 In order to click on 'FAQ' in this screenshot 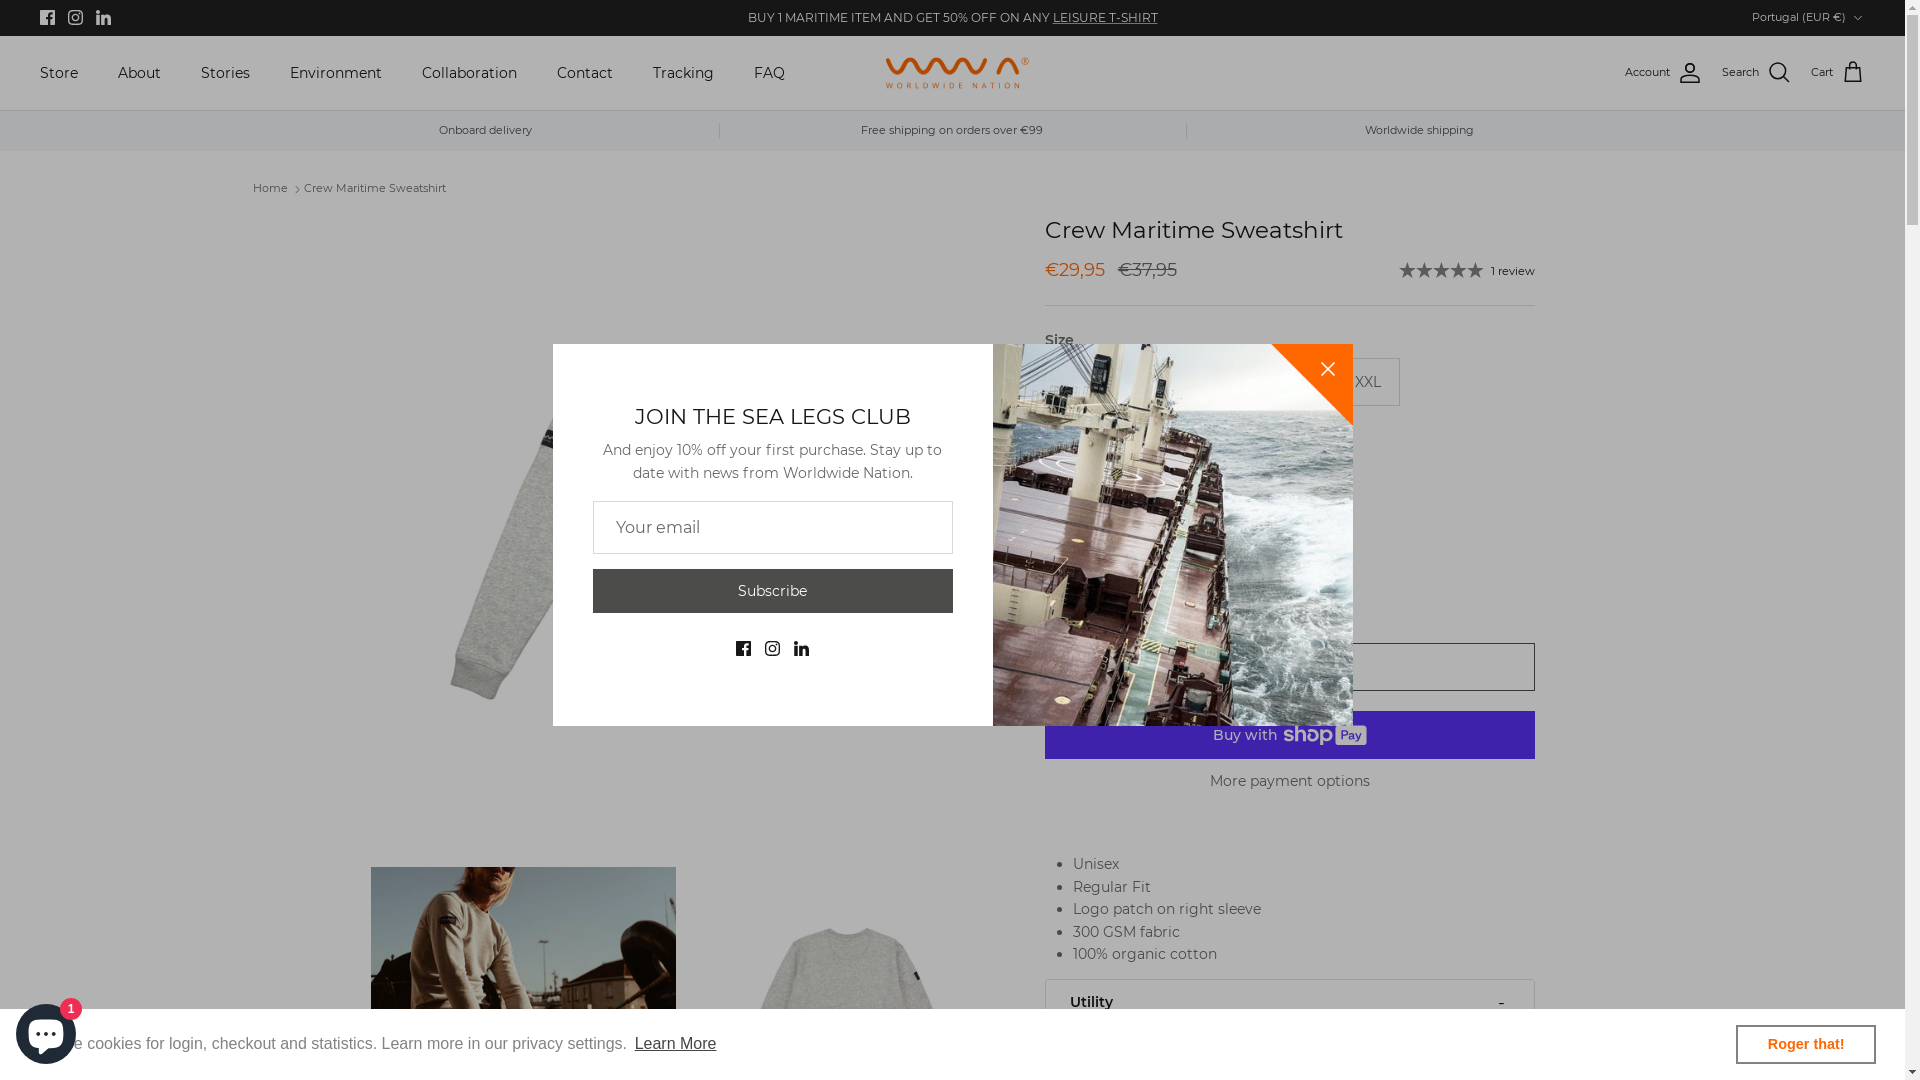, I will do `click(768, 72)`.